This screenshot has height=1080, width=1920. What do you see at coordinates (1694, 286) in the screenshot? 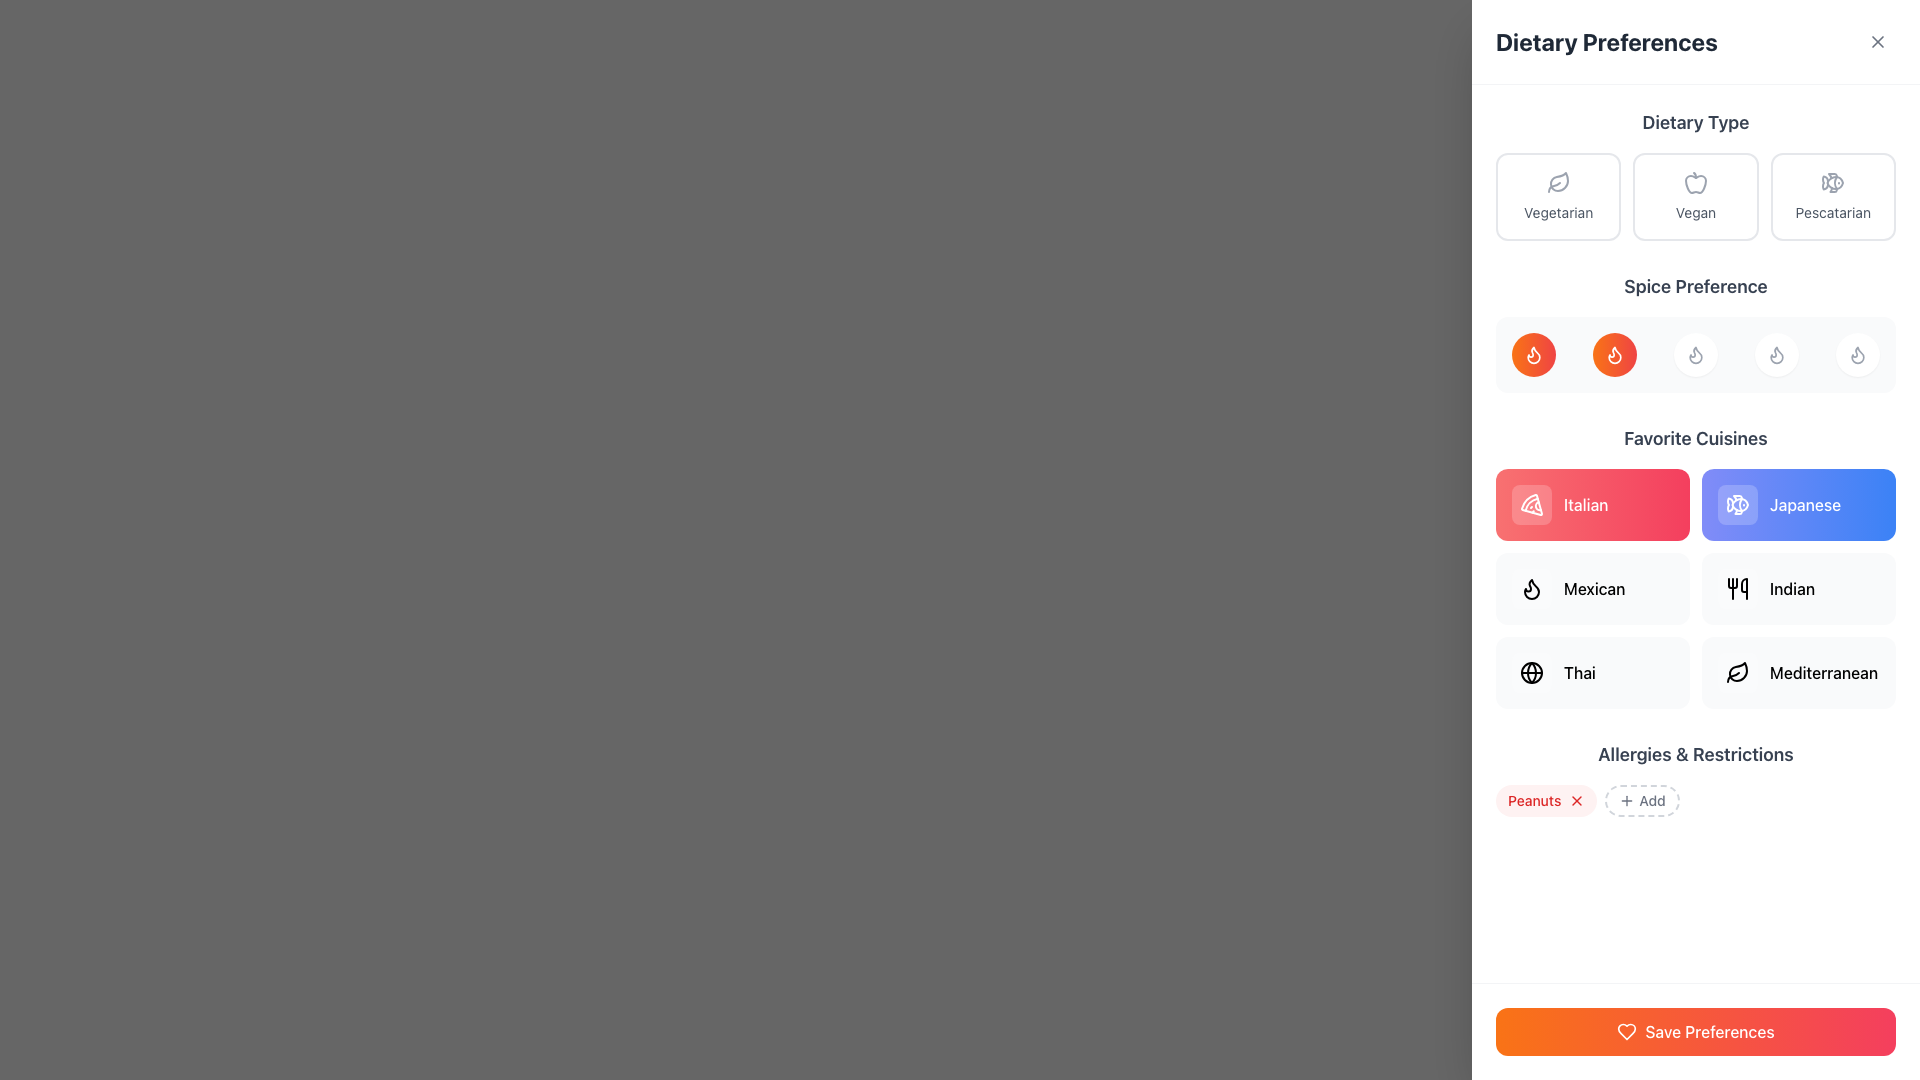
I see `the text label 'Spice Preference' which is styled in bold dark gray and located in the 'Dietary Preferences' panel, below the 'Dietary Type' section` at bounding box center [1694, 286].